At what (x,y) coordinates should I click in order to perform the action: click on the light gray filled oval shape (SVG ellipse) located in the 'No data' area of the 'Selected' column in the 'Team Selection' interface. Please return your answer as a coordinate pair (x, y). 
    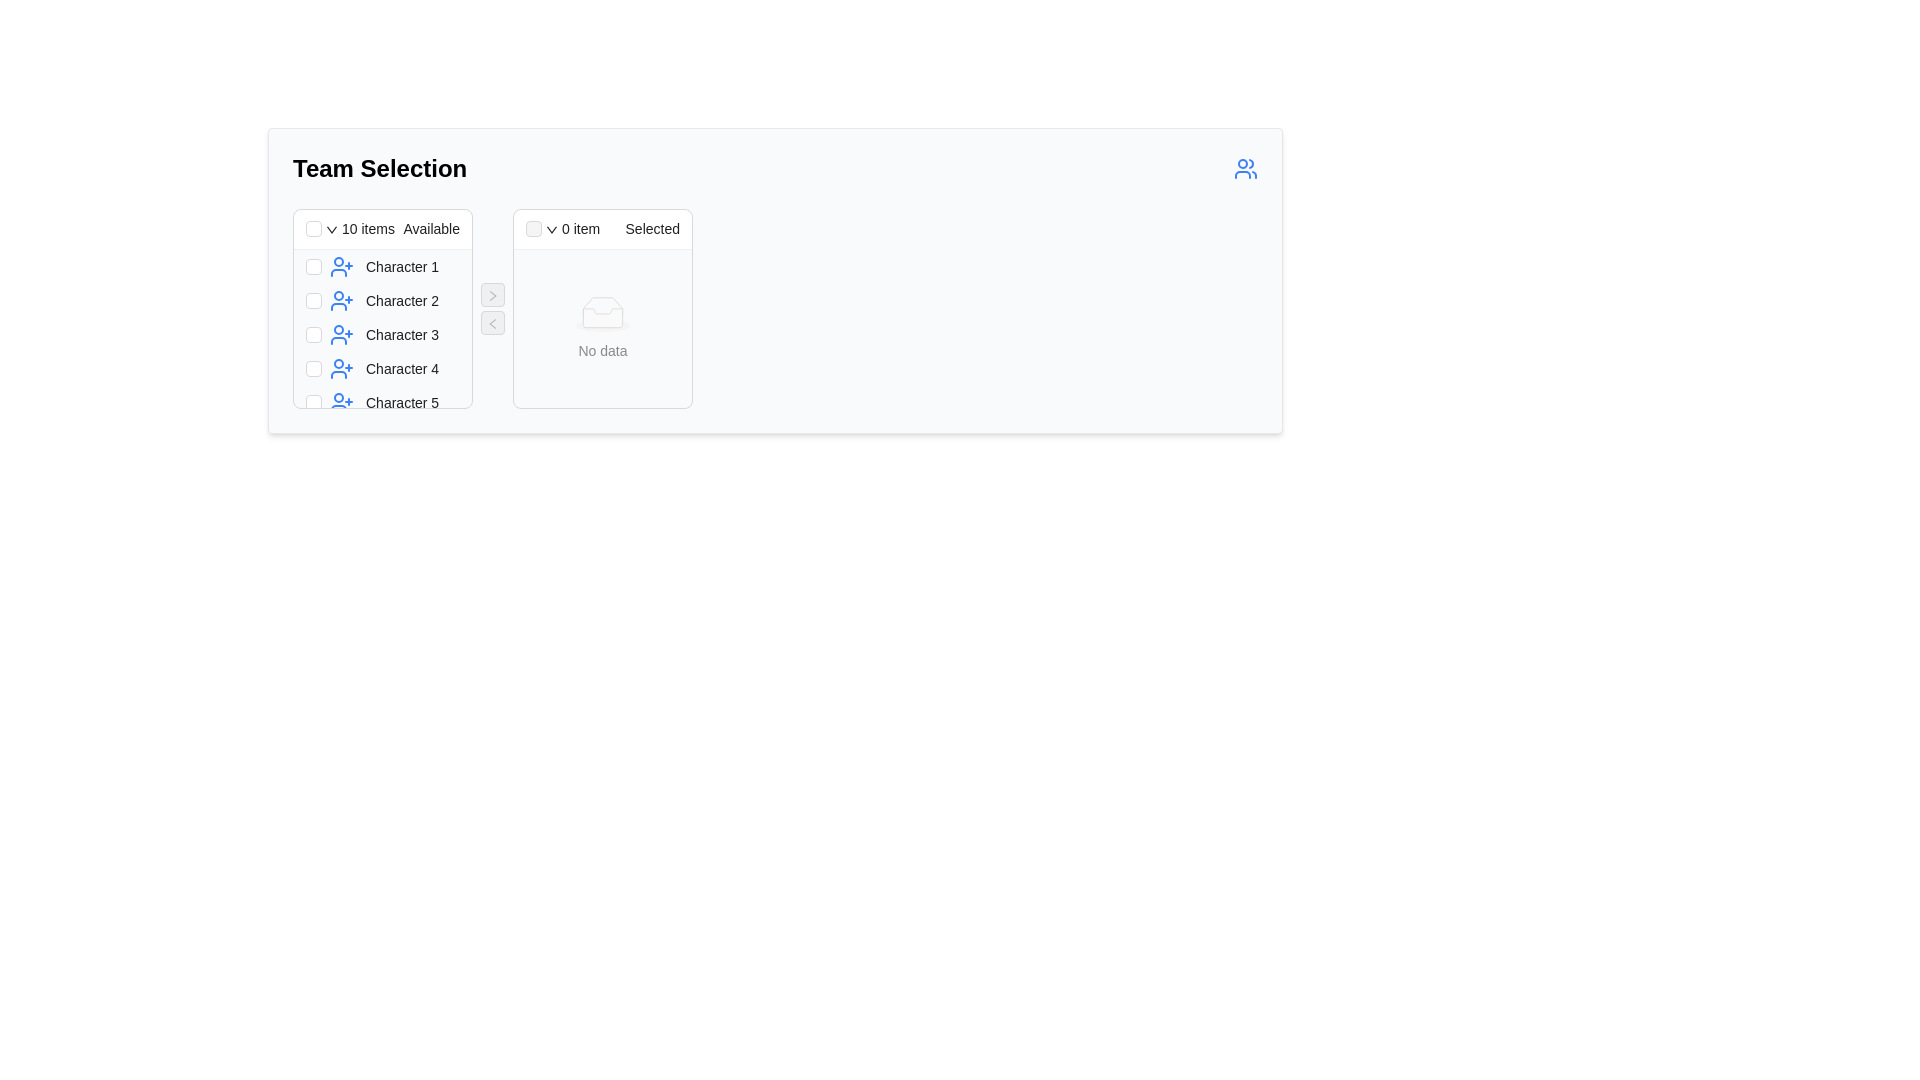
    Looking at the image, I should click on (602, 323).